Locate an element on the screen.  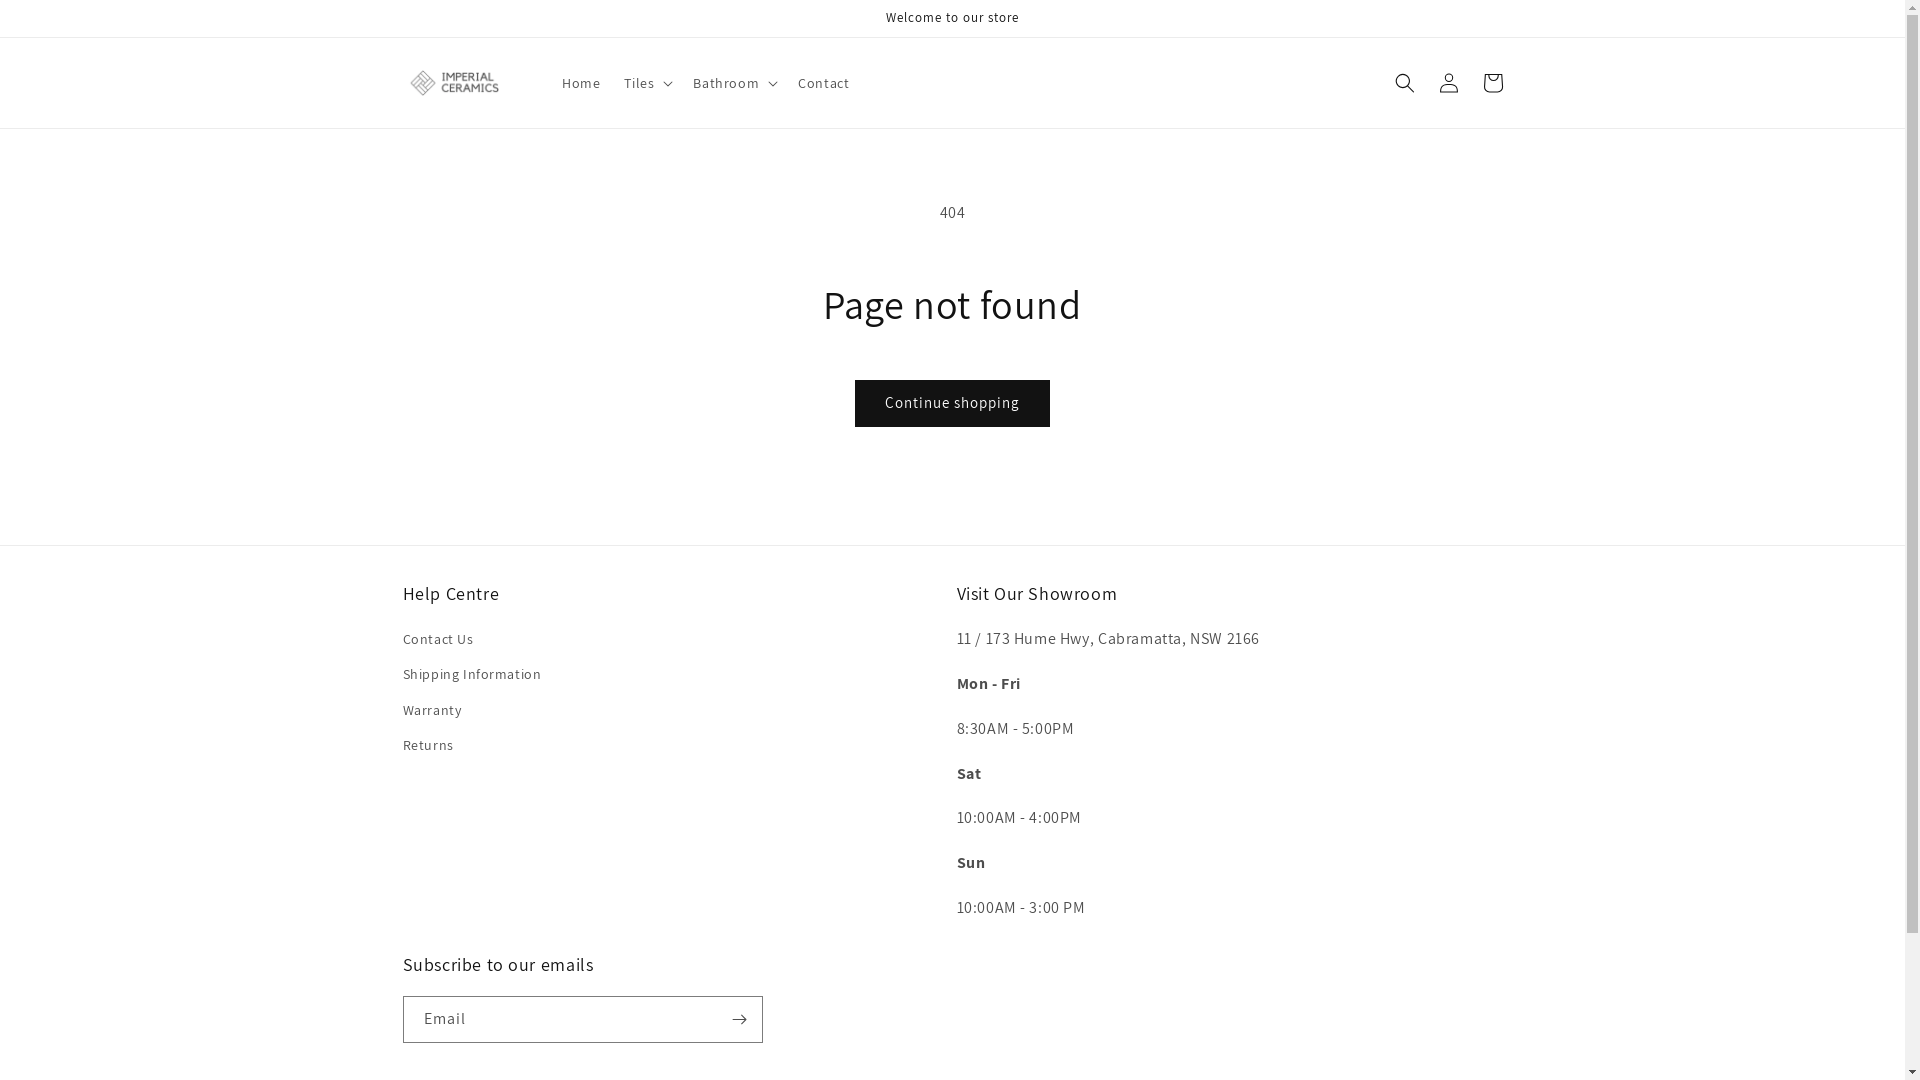
'Warranty' is located at coordinates (401, 709).